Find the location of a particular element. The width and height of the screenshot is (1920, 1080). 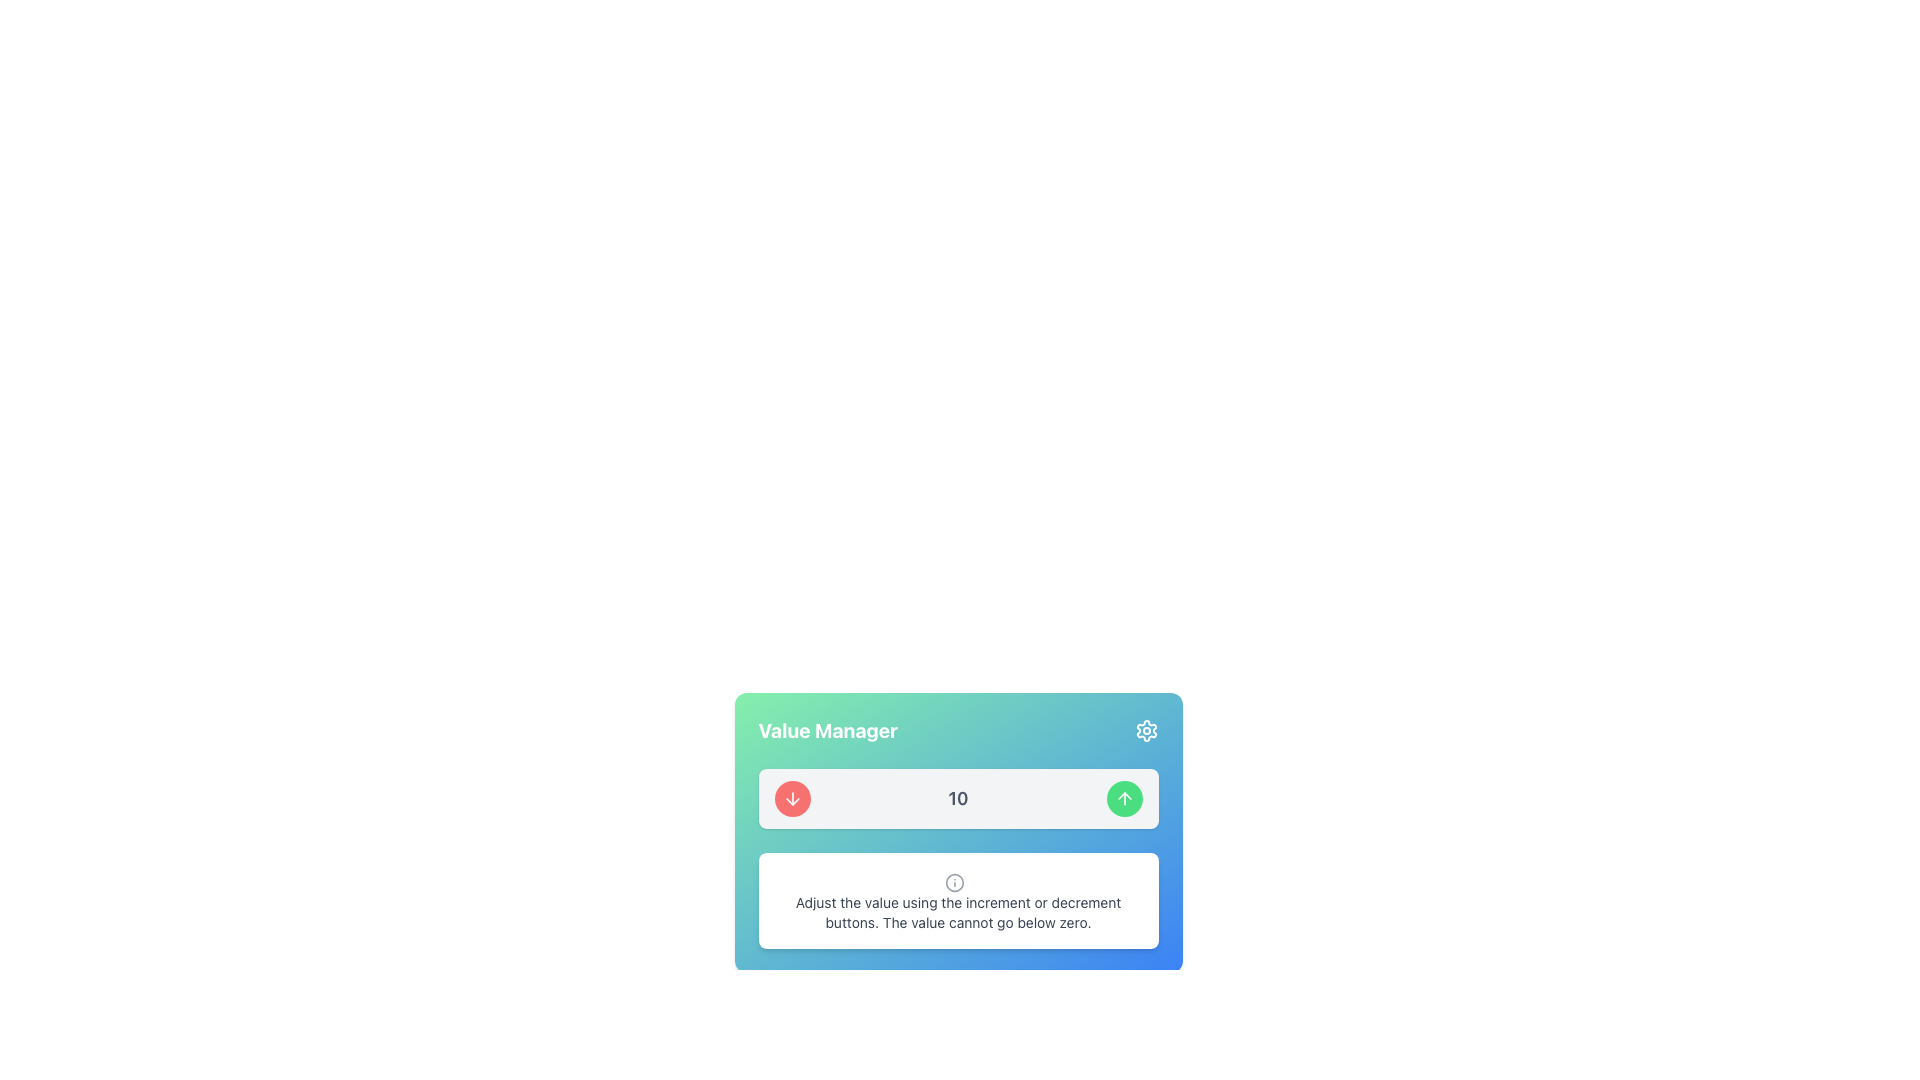

the green circular button located on the right side of the horizontal strip containing the number '10' in the 'Value Manager' widget to increment the value is located at coordinates (1124, 797).